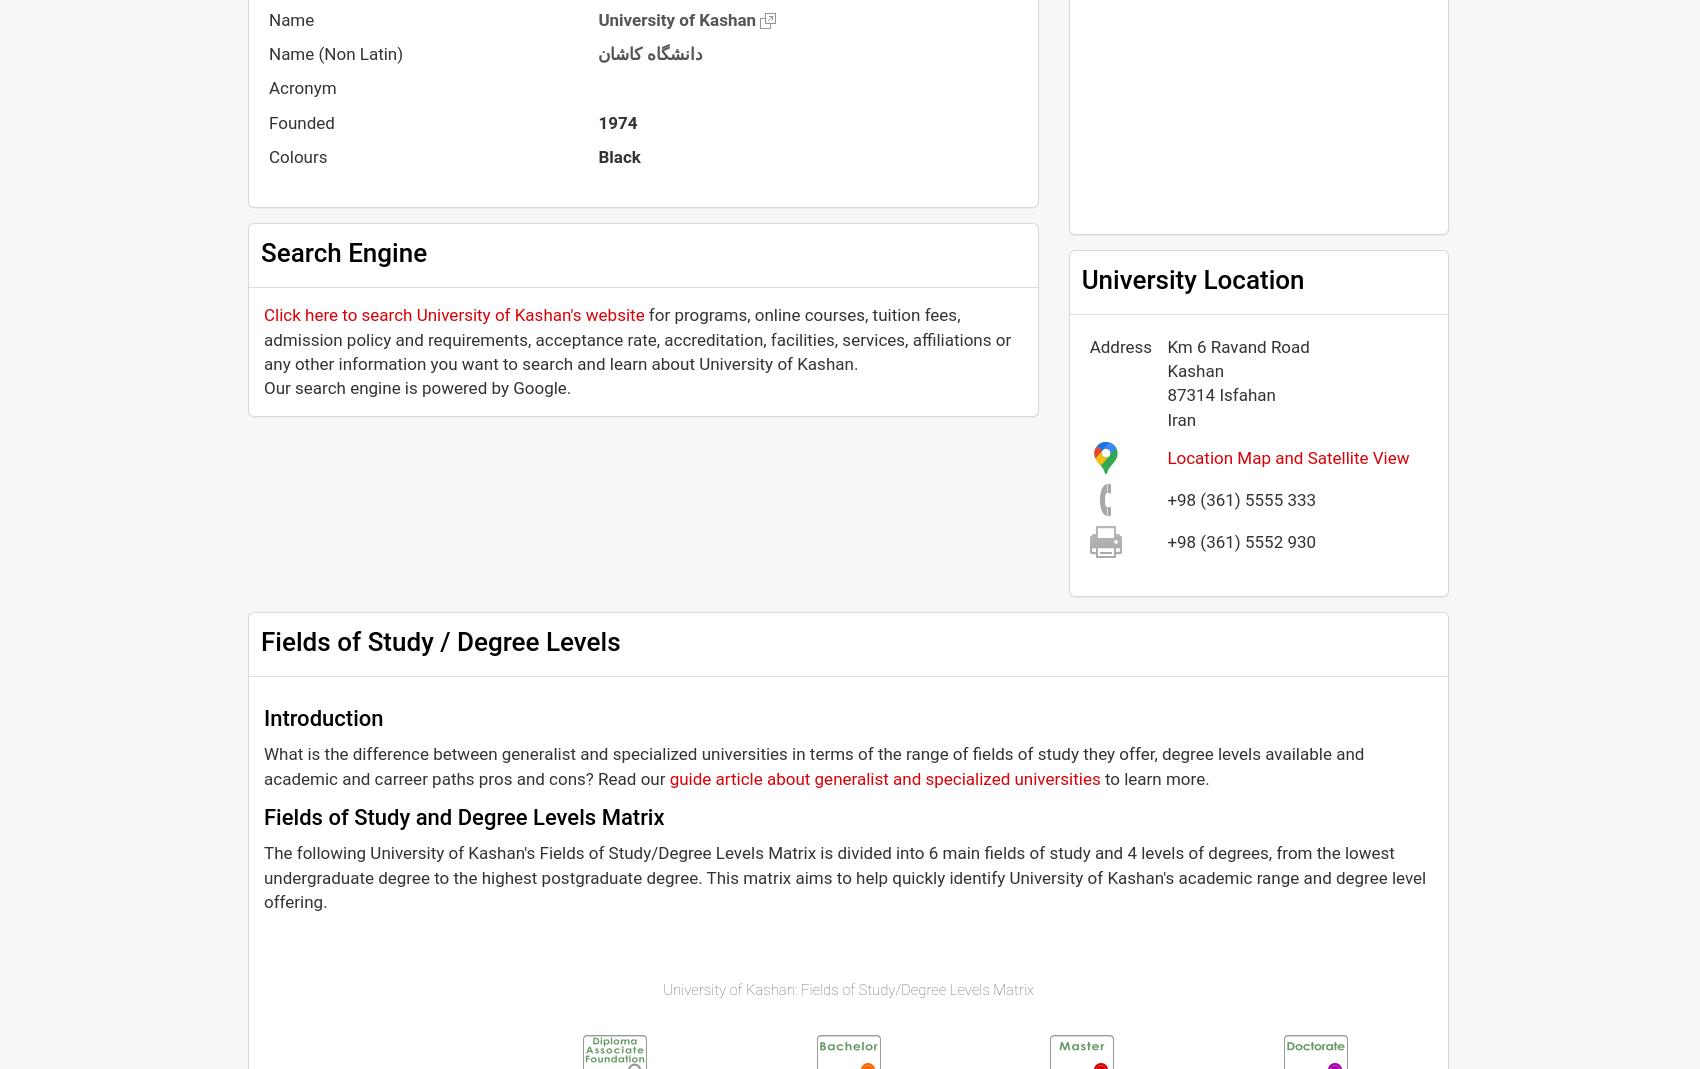 This screenshot has width=1700, height=1069. I want to click on 'University Location', so click(1191, 278).